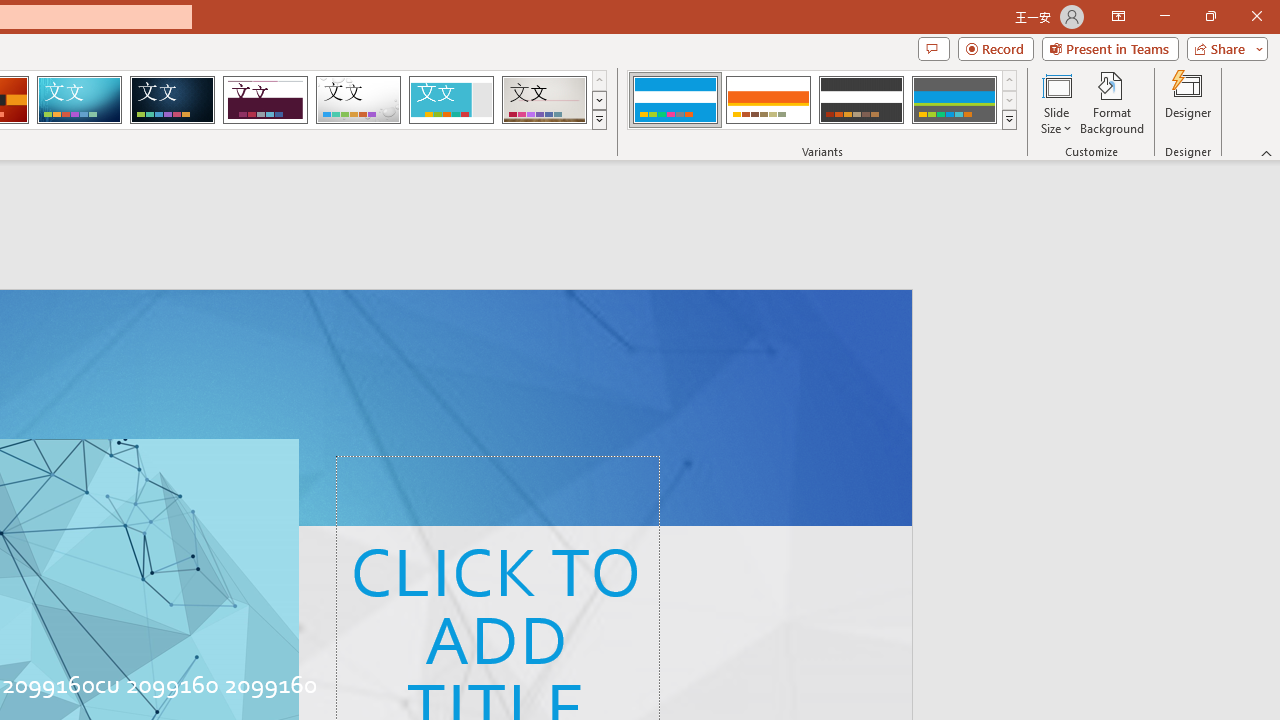 This screenshot has width=1280, height=720. I want to click on 'Gallery', so click(544, 100).